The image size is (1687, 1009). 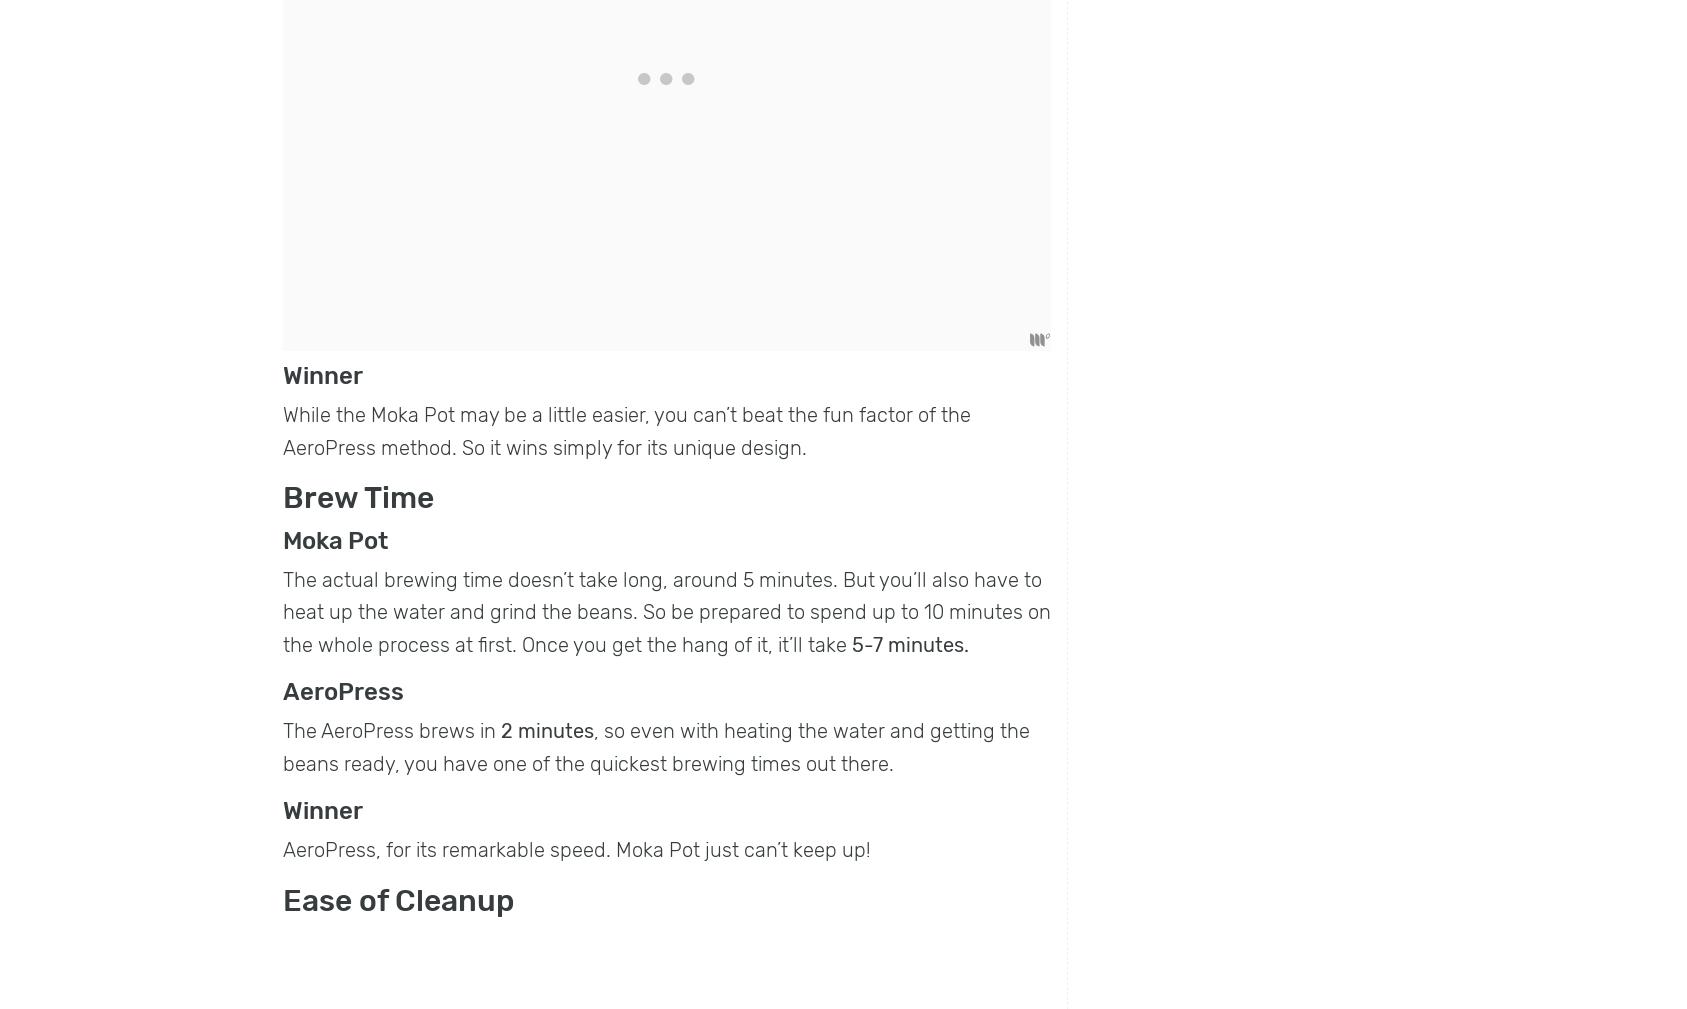 I want to click on ', so even with heating the water and getting the beans ready, you have one of the quickest brewing times out there.', so click(x=656, y=746).